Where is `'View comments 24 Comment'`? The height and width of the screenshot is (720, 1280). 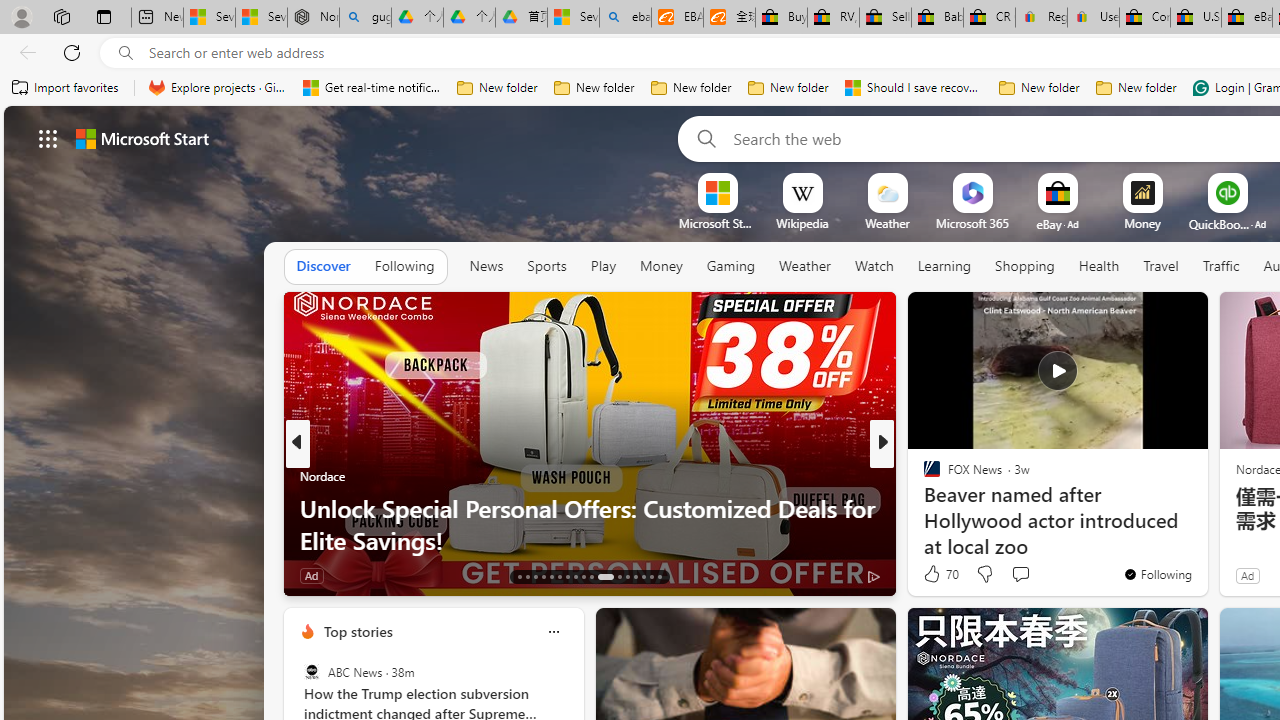 'View comments 24 Comment' is located at coordinates (1020, 575).